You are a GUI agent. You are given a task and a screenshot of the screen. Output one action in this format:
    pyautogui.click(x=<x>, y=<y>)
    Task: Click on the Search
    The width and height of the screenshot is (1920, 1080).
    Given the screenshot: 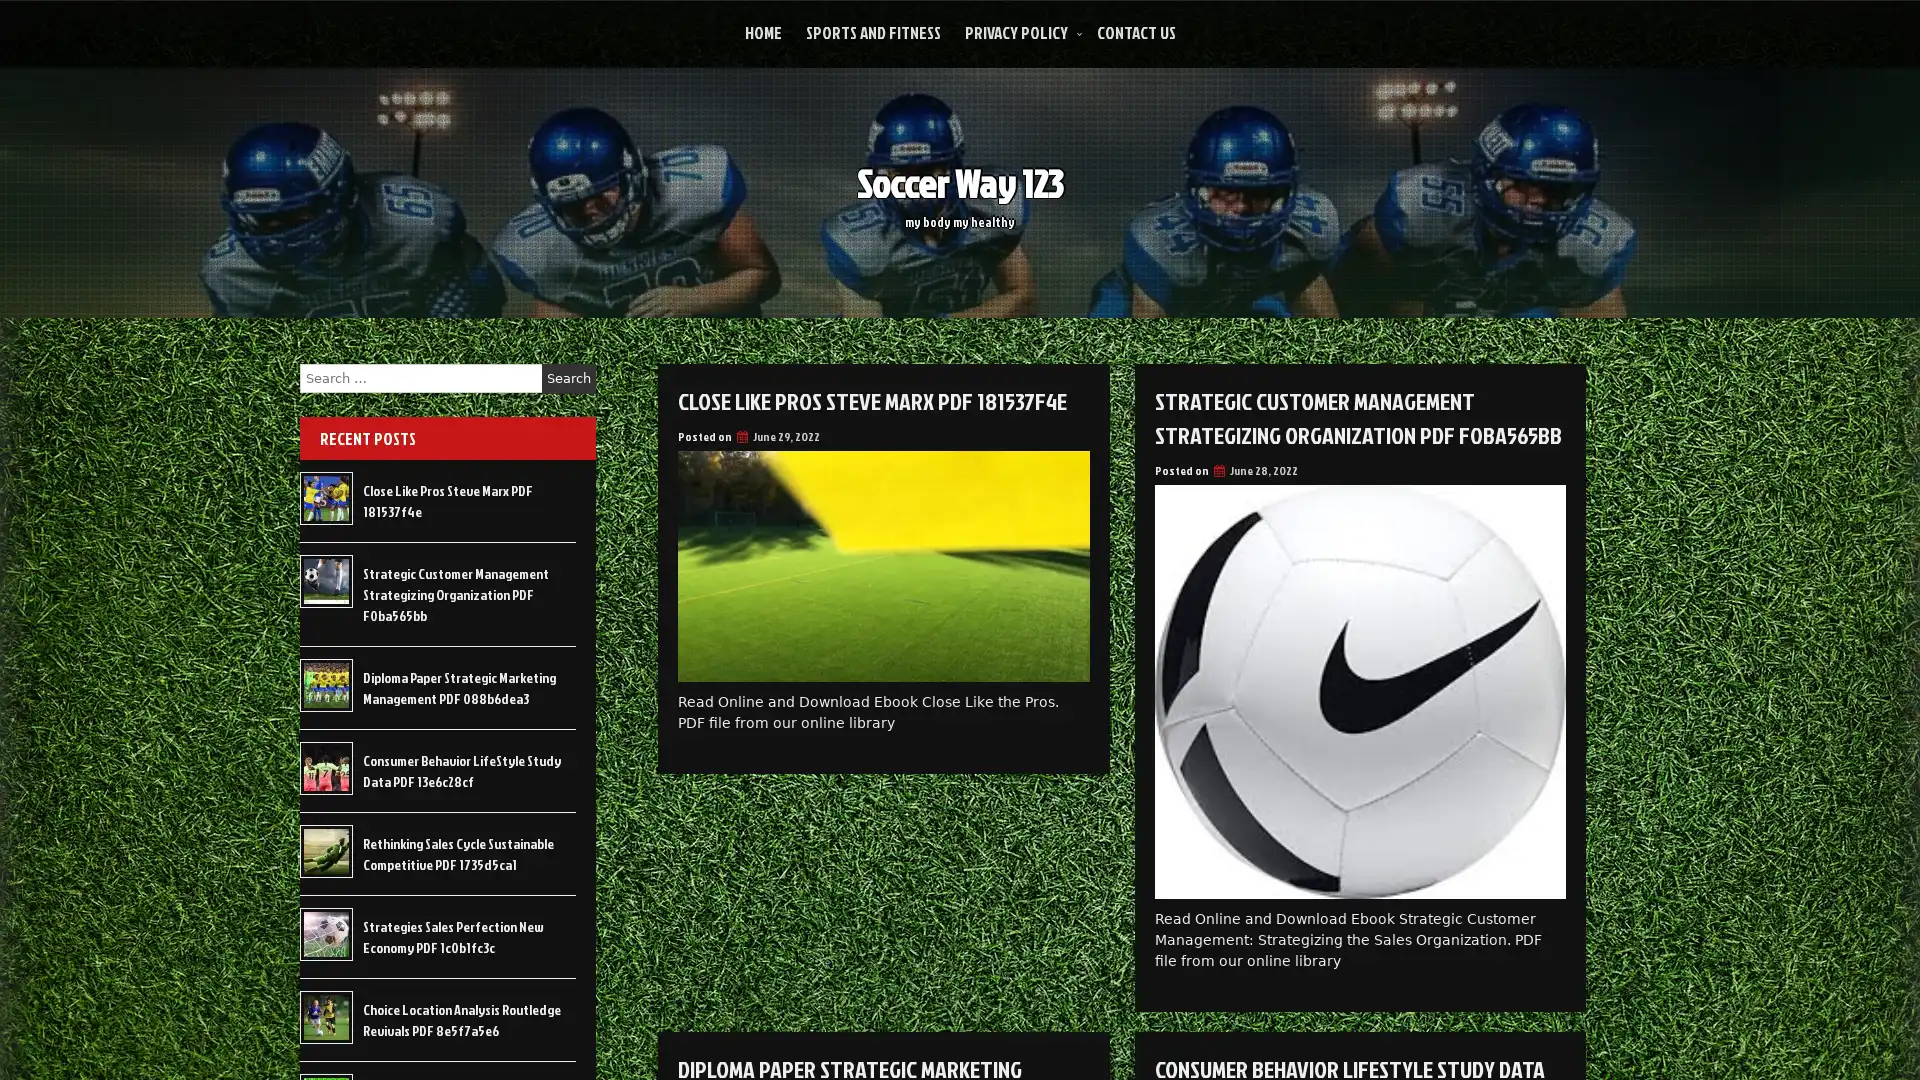 What is the action you would take?
    pyautogui.click(x=568, y=378)
    